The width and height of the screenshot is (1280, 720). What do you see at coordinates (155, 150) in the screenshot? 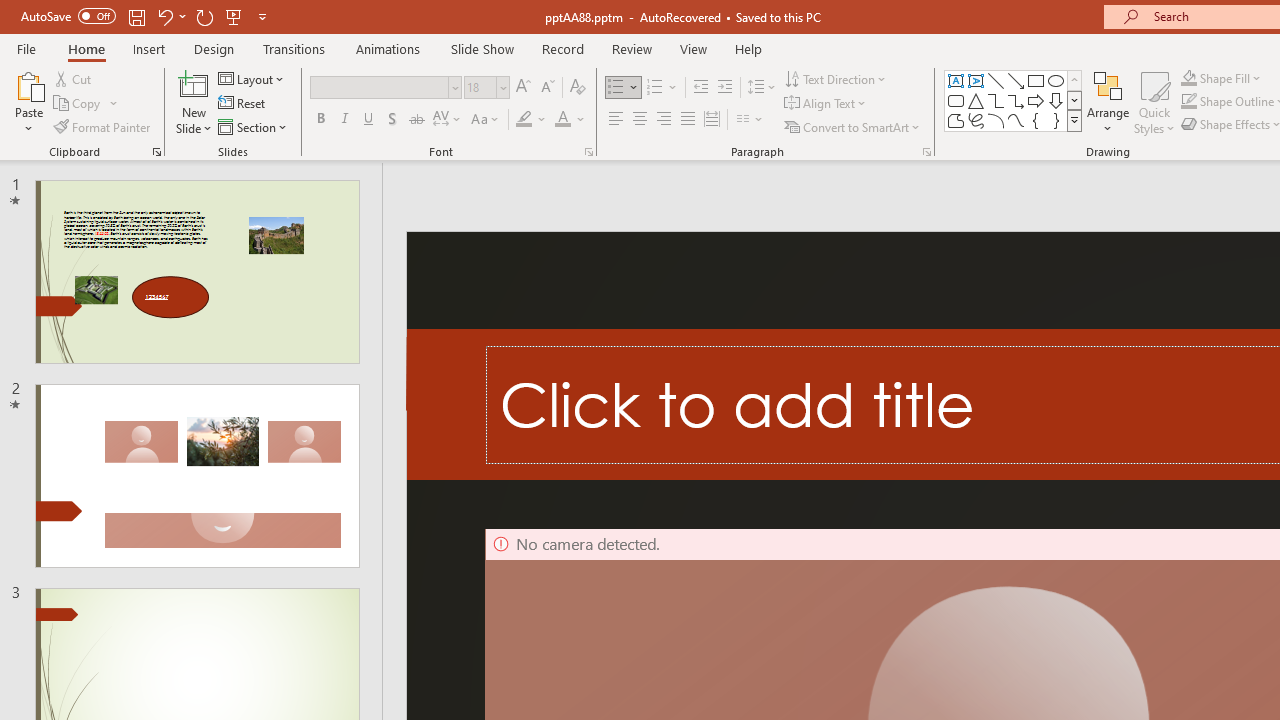
I see `'Office Clipboard...'` at bounding box center [155, 150].